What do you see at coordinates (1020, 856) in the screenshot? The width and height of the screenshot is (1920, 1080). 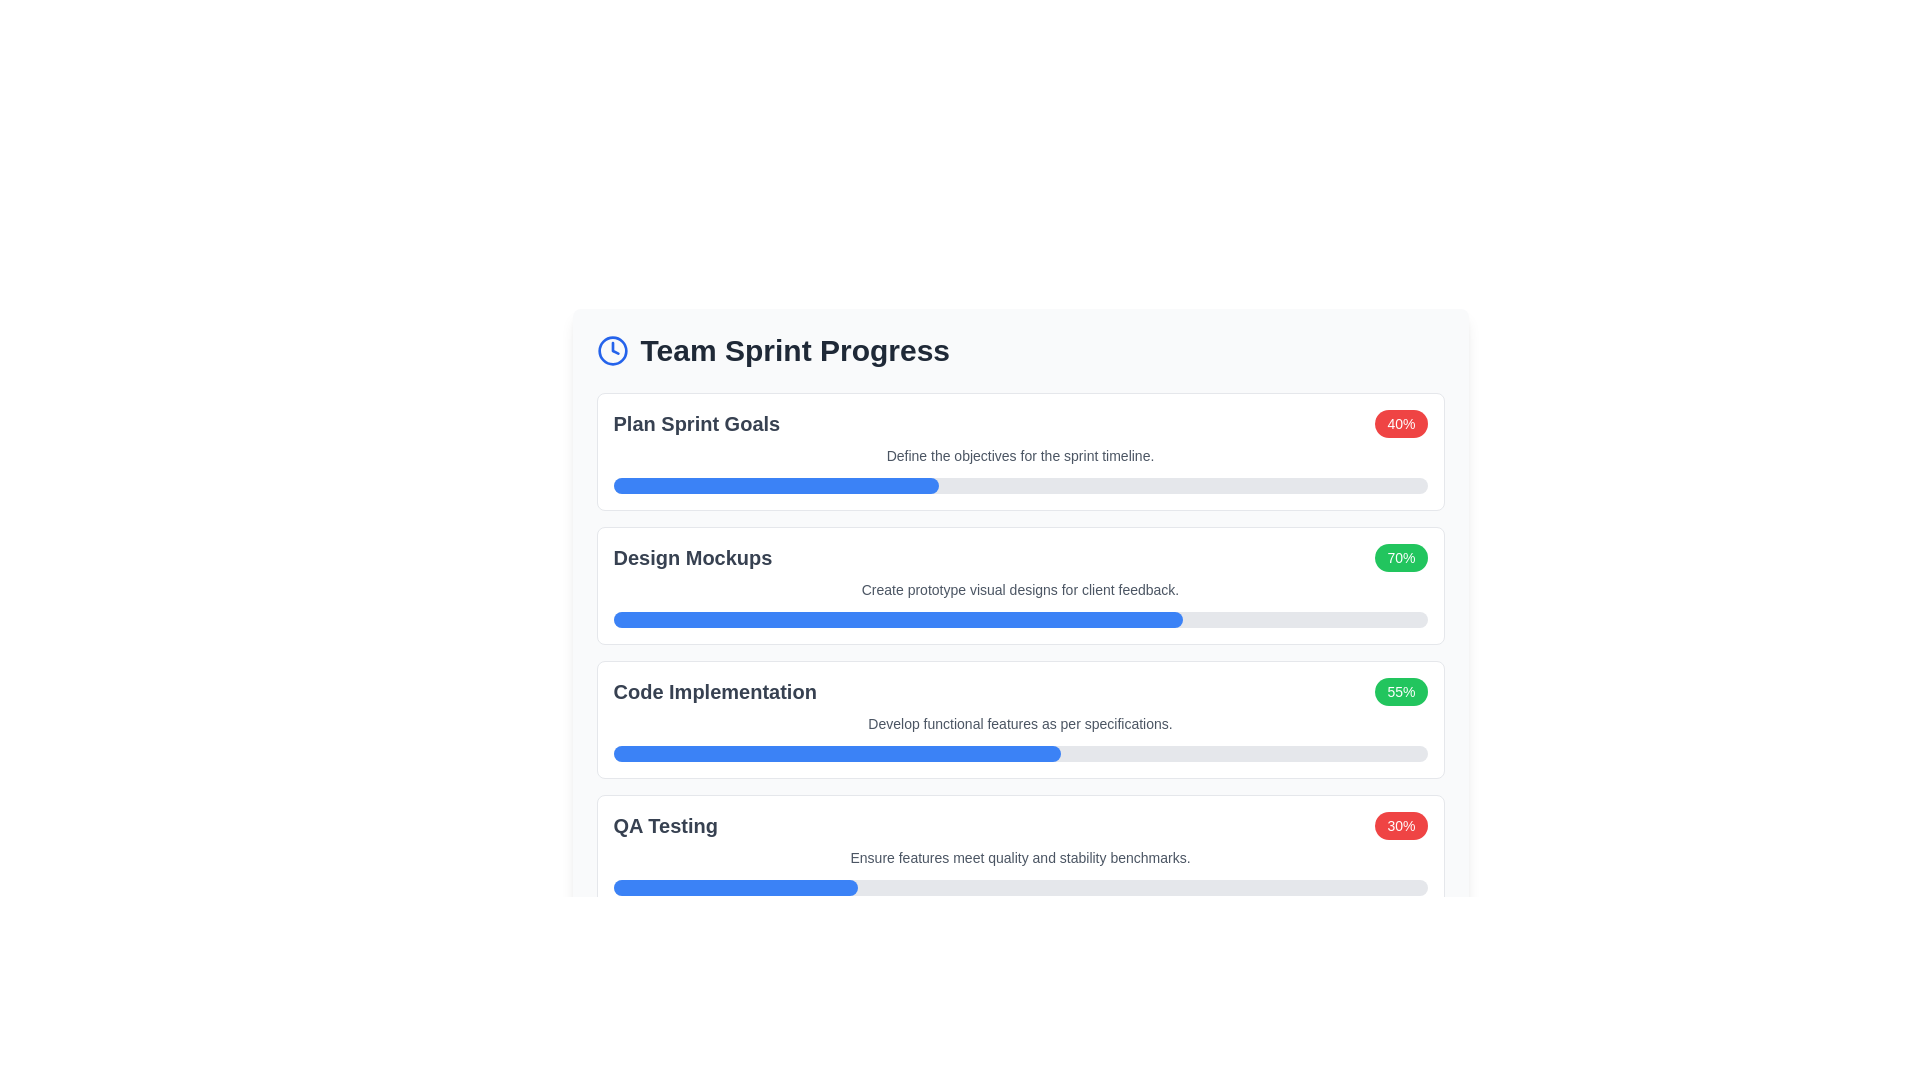 I see `the static text label stating 'Ensure features meet quality and stability benchmarks.' located below the heading 'QA Testing' and above the progress bar` at bounding box center [1020, 856].